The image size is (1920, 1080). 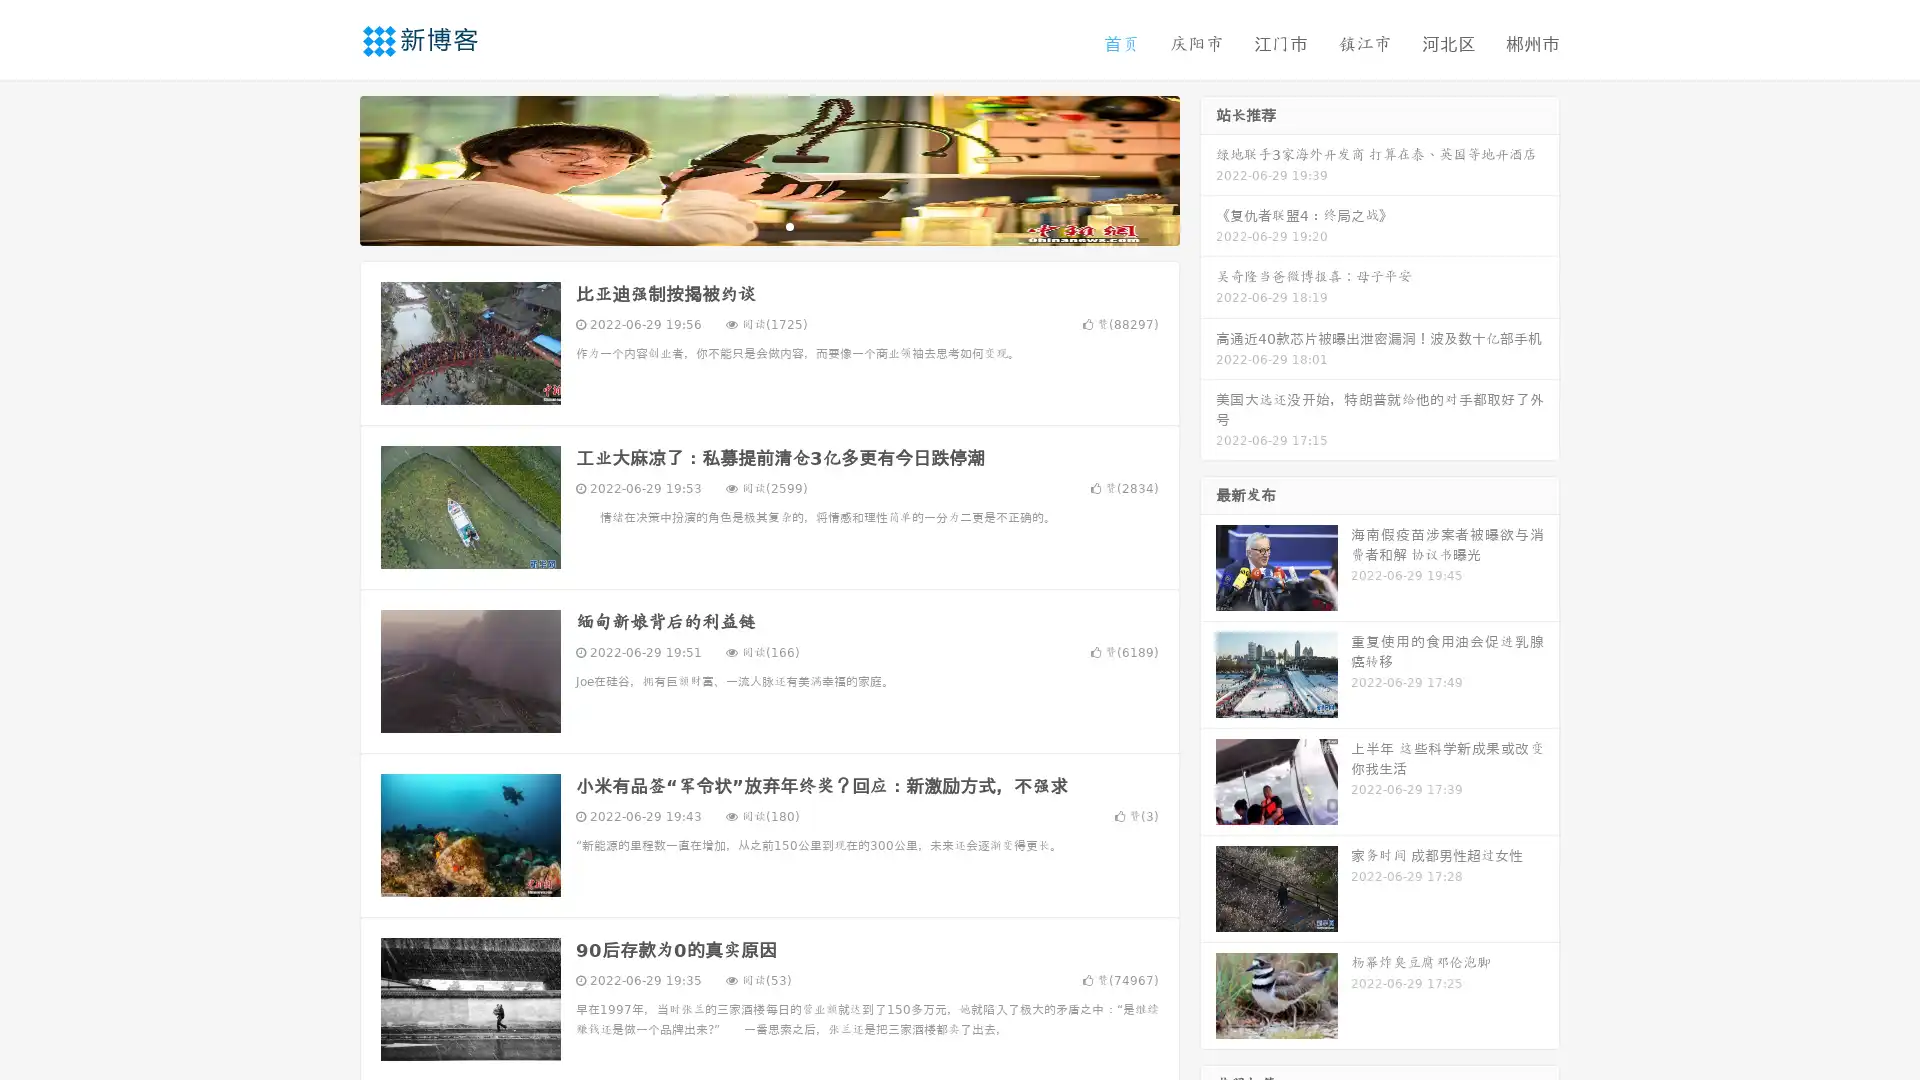 What do you see at coordinates (748, 225) in the screenshot?
I see `Go to slide 1` at bounding box center [748, 225].